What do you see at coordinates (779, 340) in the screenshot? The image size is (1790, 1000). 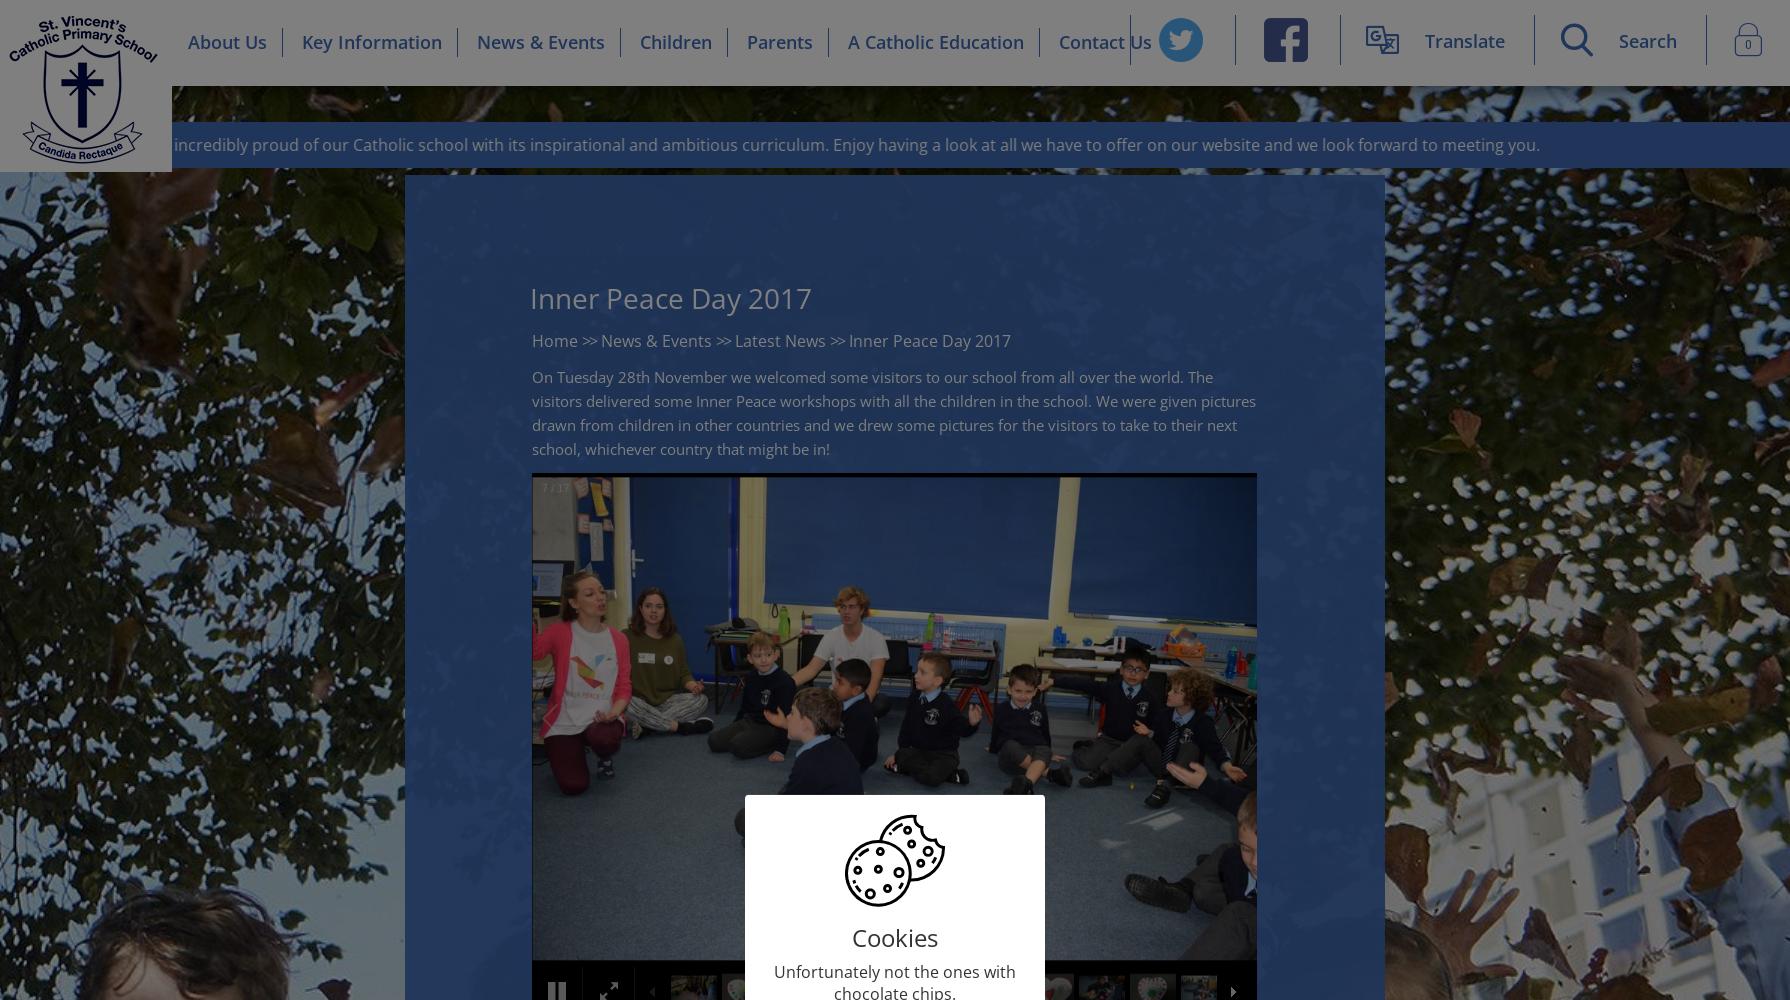 I see `'Latest News'` at bounding box center [779, 340].